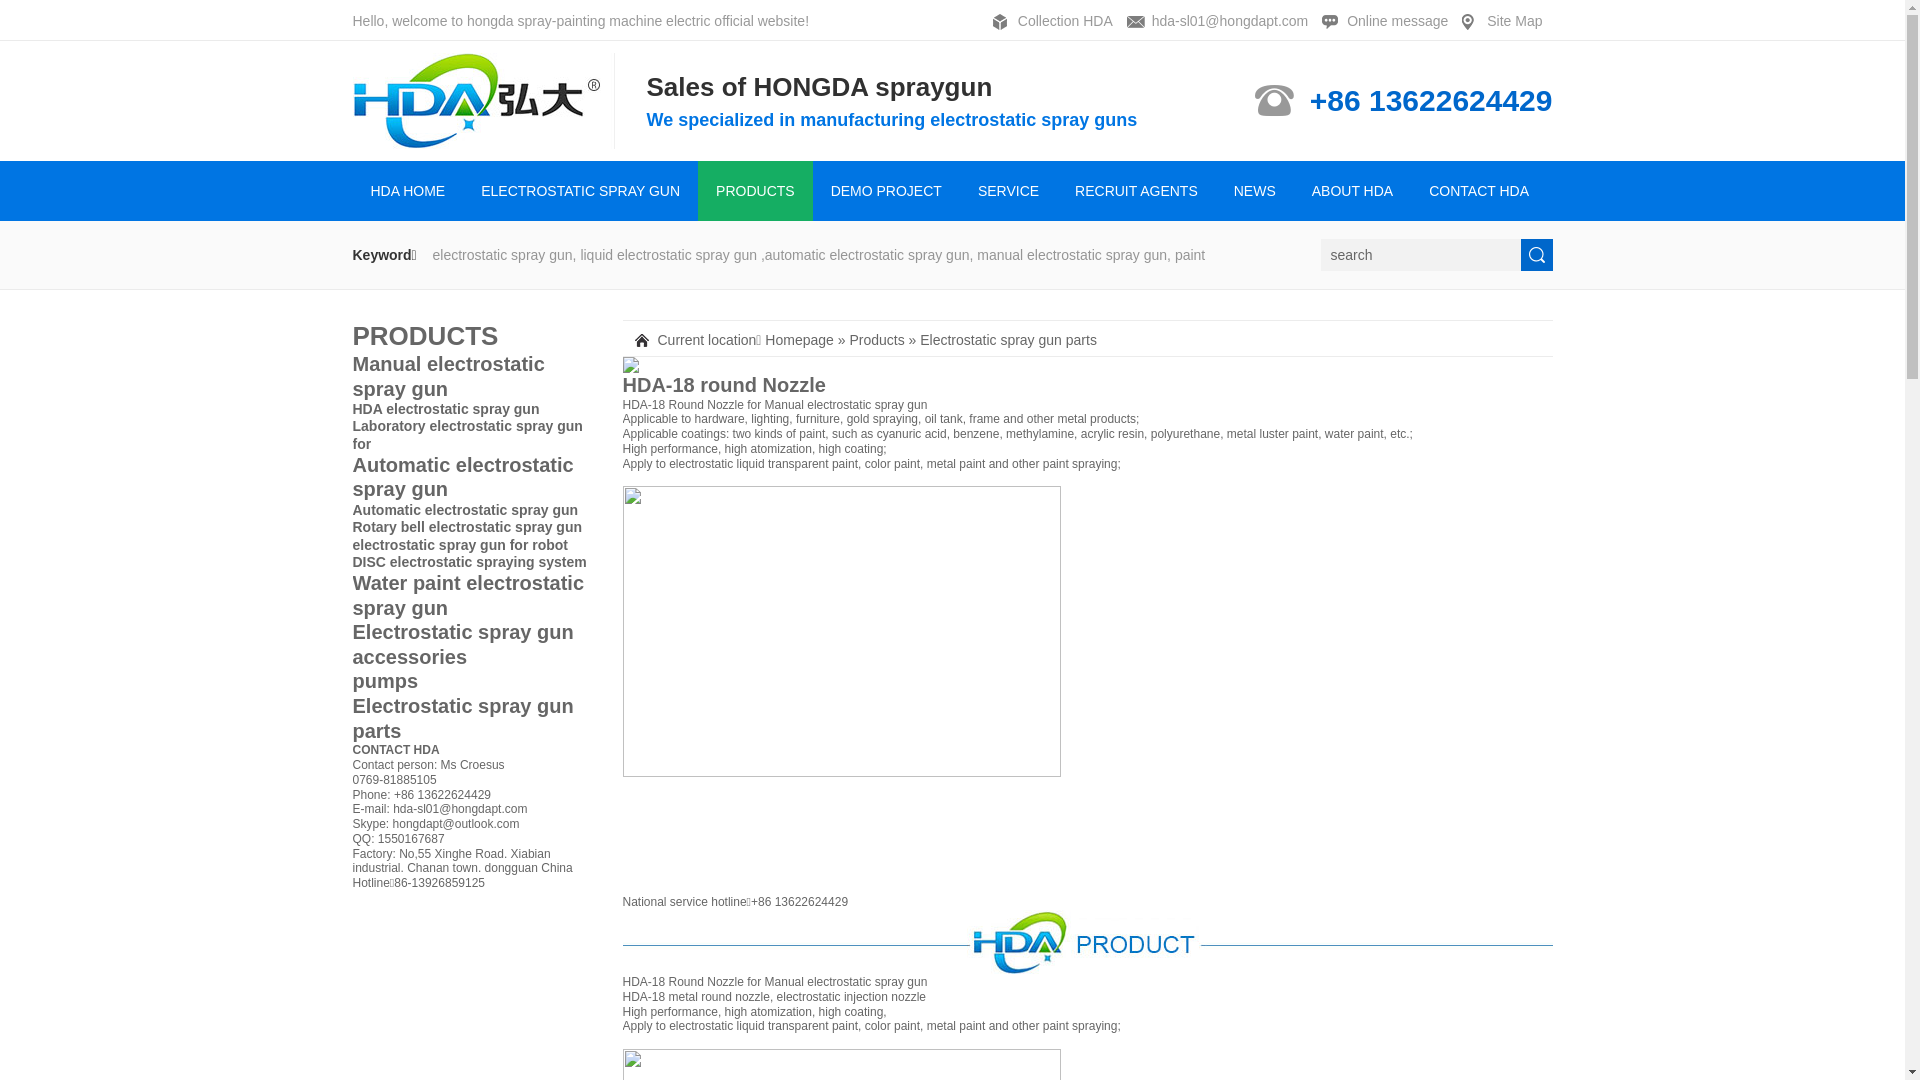 This screenshot has height=1080, width=1920. What do you see at coordinates (473, 717) in the screenshot?
I see `'Electrostatic spray gun parts'` at bounding box center [473, 717].